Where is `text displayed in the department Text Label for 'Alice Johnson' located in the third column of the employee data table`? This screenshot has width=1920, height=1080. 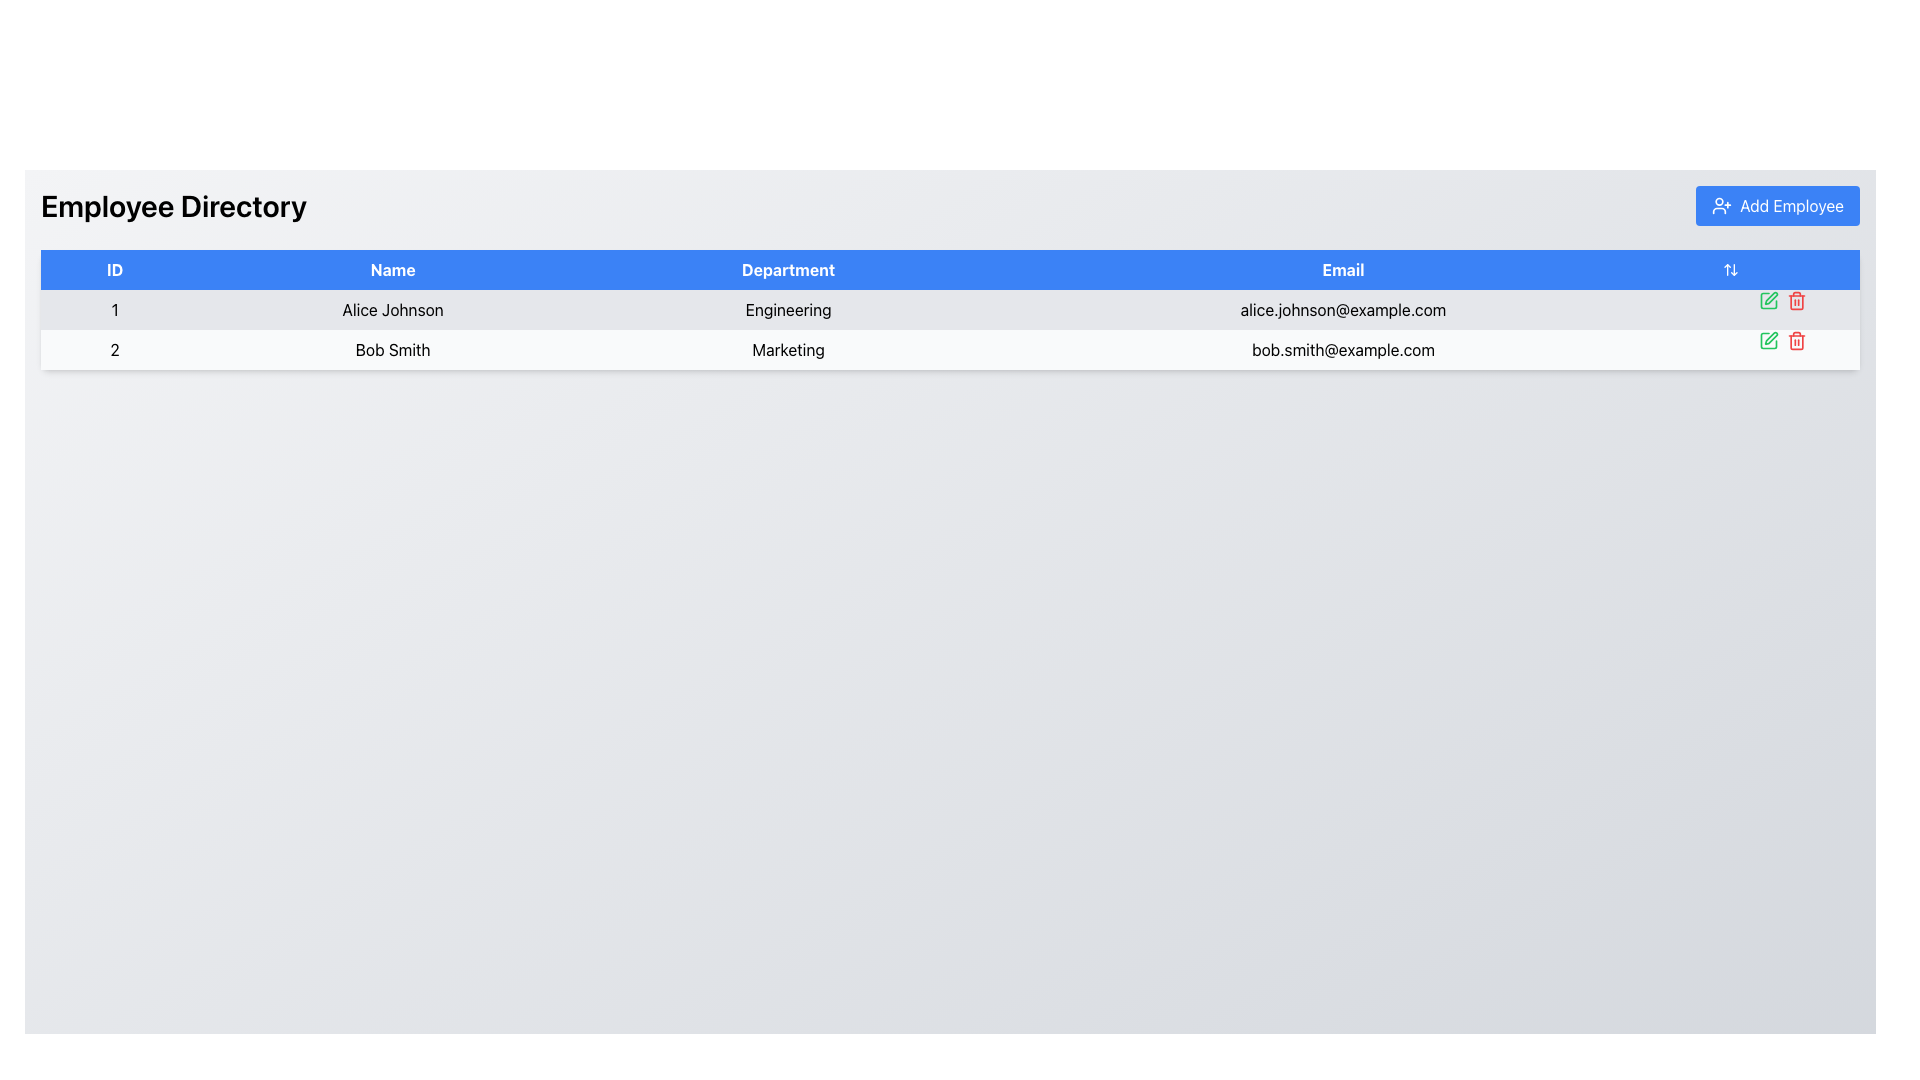
text displayed in the department Text Label for 'Alice Johnson' located in the third column of the employee data table is located at coordinates (787, 309).